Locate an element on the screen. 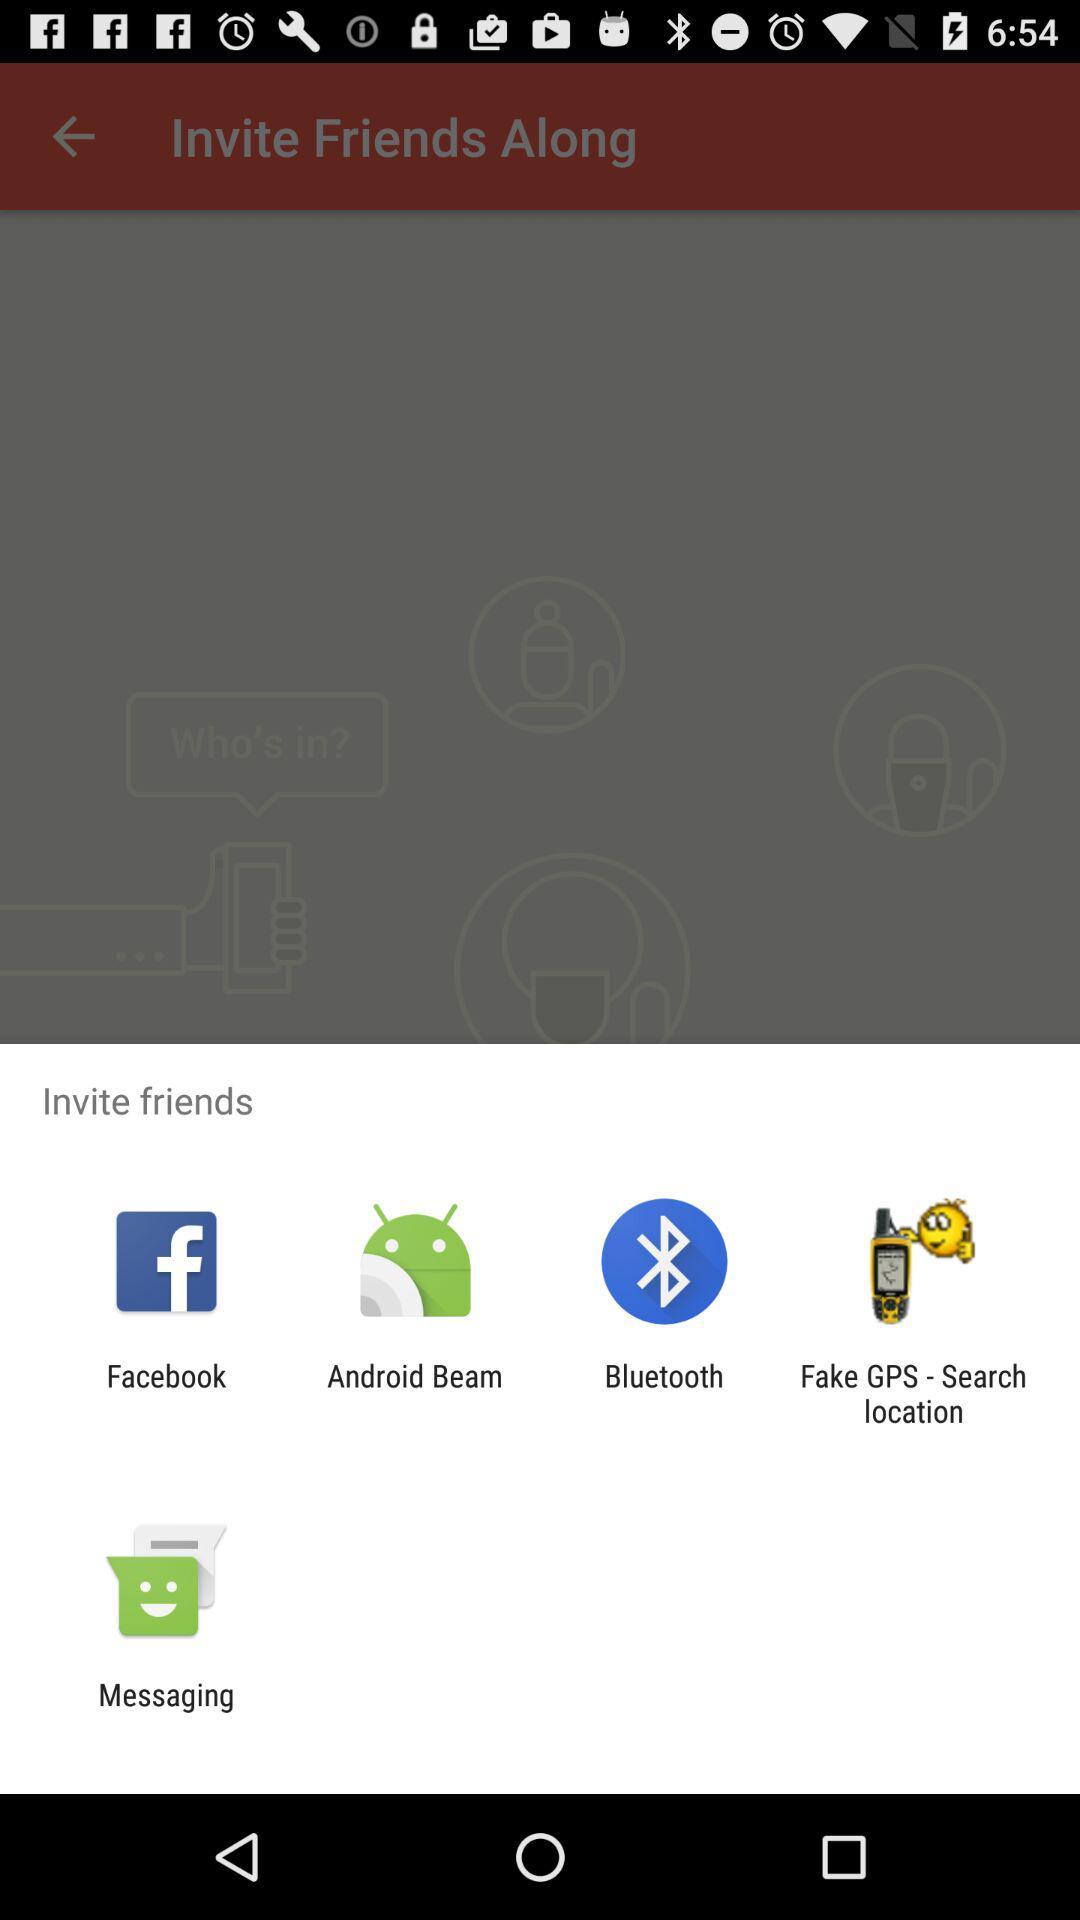 This screenshot has height=1920, width=1080. app to the left of fake gps search app is located at coordinates (664, 1392).